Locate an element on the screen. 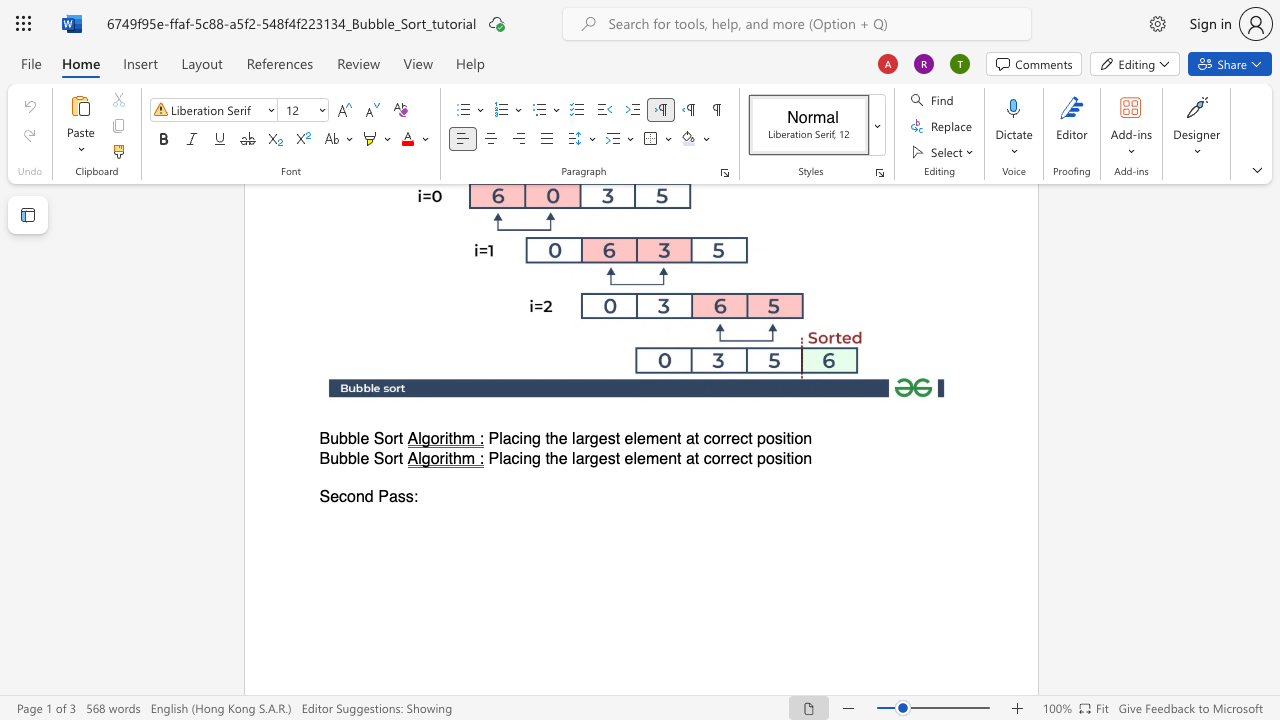 The height and width of the screenshot is (720, 1280). the 2th character "b" in the text is located at coordinates (352, 438).